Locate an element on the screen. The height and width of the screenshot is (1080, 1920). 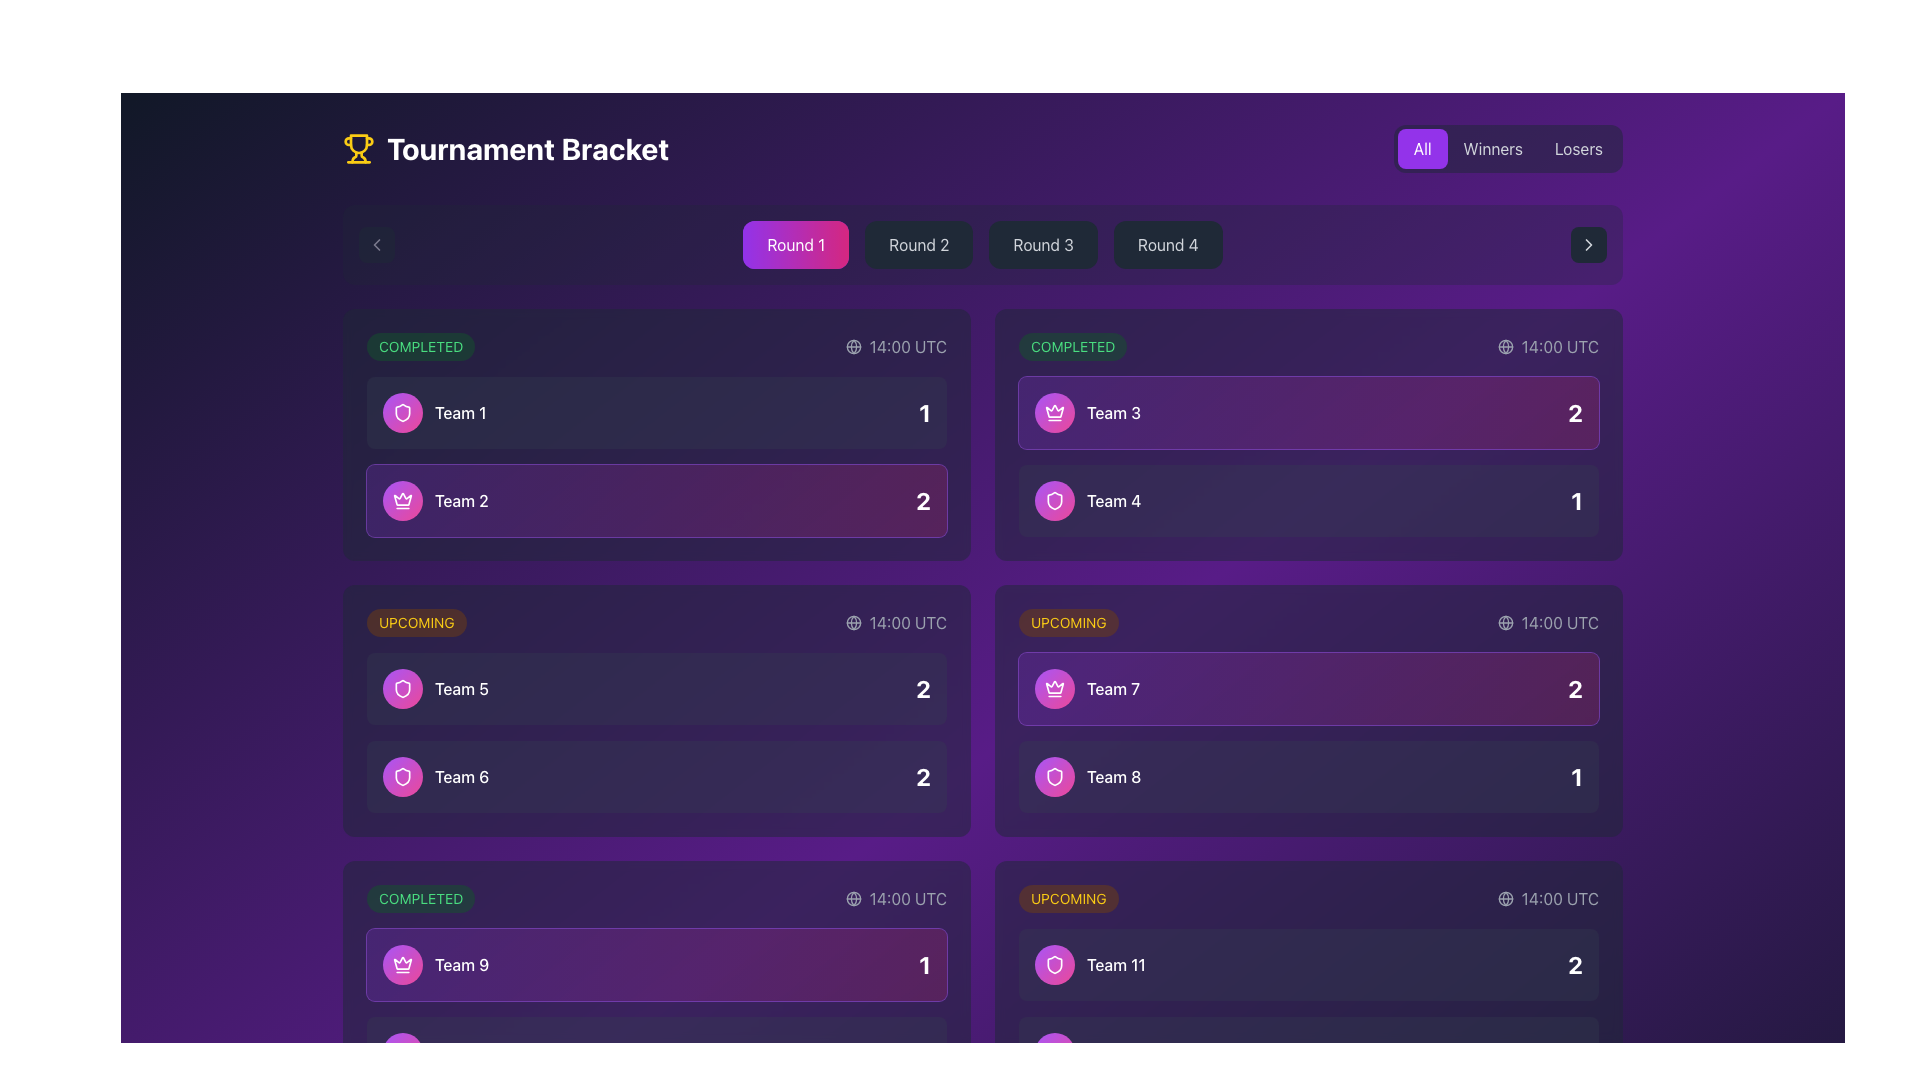
text displayed as '14:00 UTC' in a gray-colored font, which is positioned in the top section of the layout, right-aligned next to a globe icon is located at coordinates (907, 346).